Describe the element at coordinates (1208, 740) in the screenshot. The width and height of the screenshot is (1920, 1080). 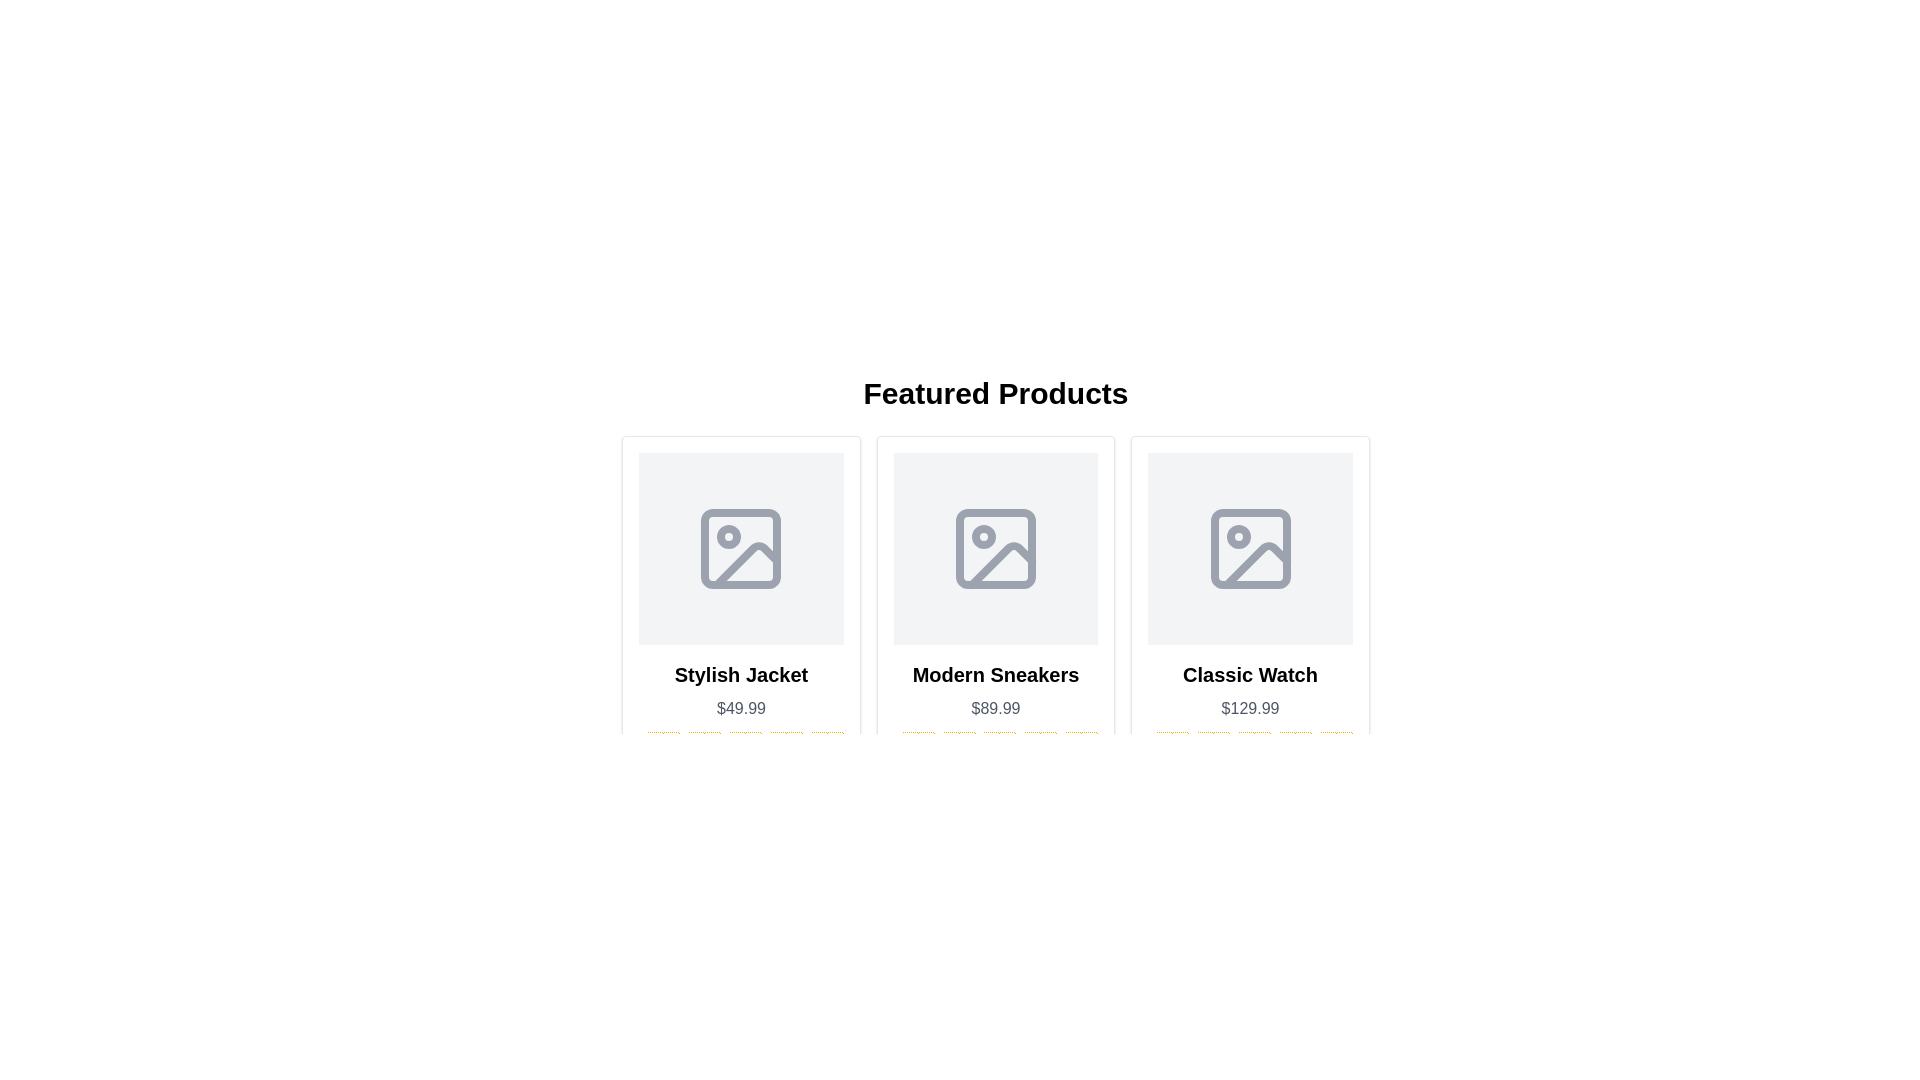
I see `the second star icon representing a rating for the product 'Classic Watch'` at that location.